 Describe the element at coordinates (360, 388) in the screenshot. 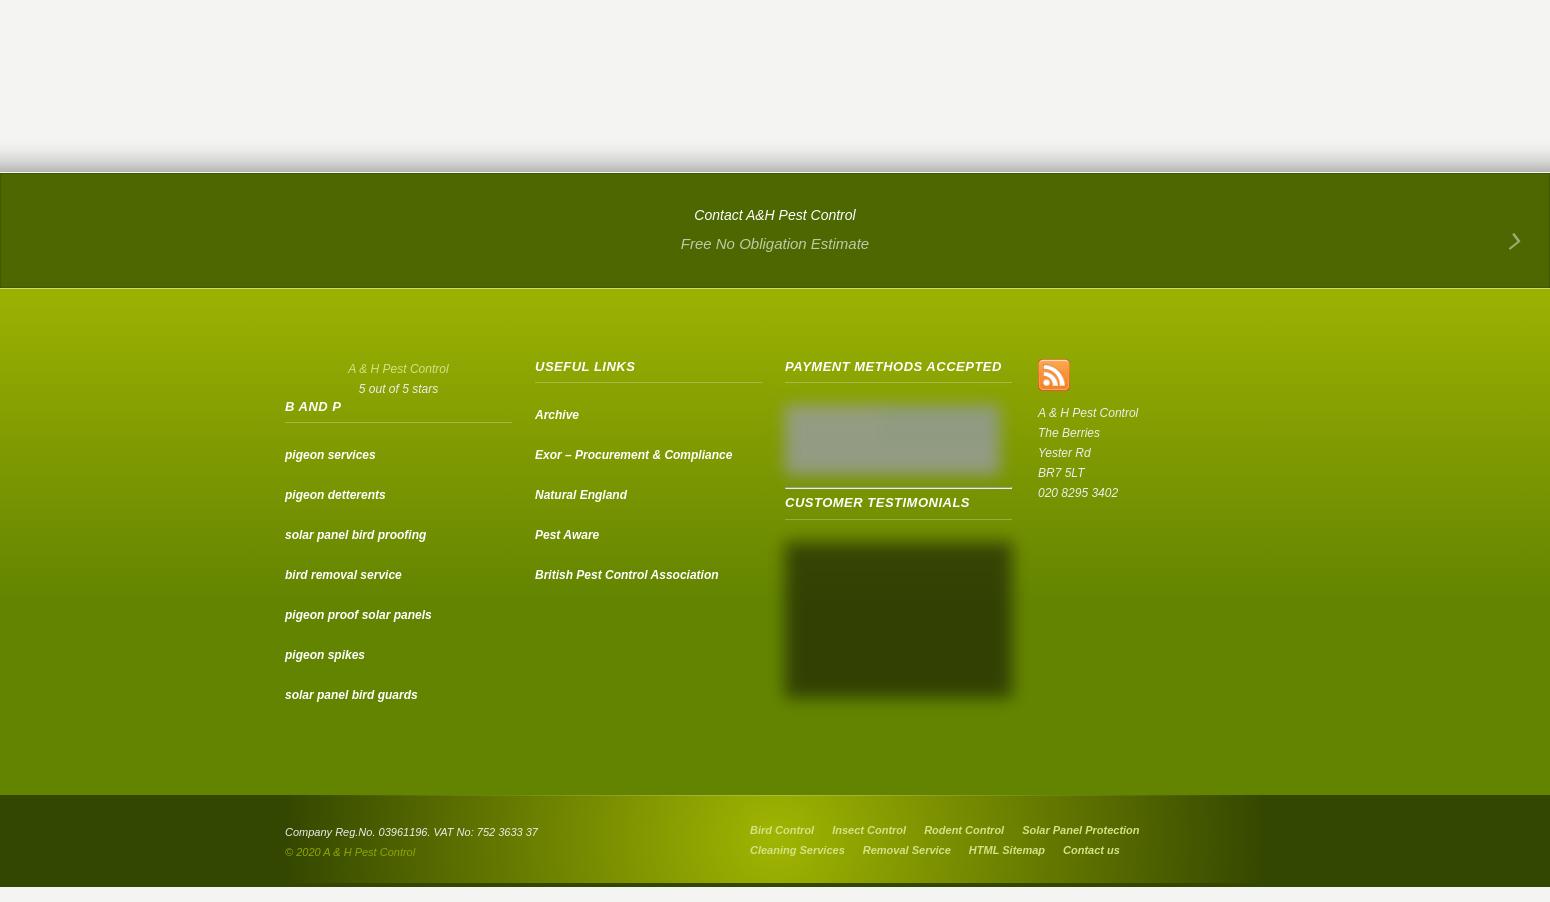

I see `'5'` at that location.